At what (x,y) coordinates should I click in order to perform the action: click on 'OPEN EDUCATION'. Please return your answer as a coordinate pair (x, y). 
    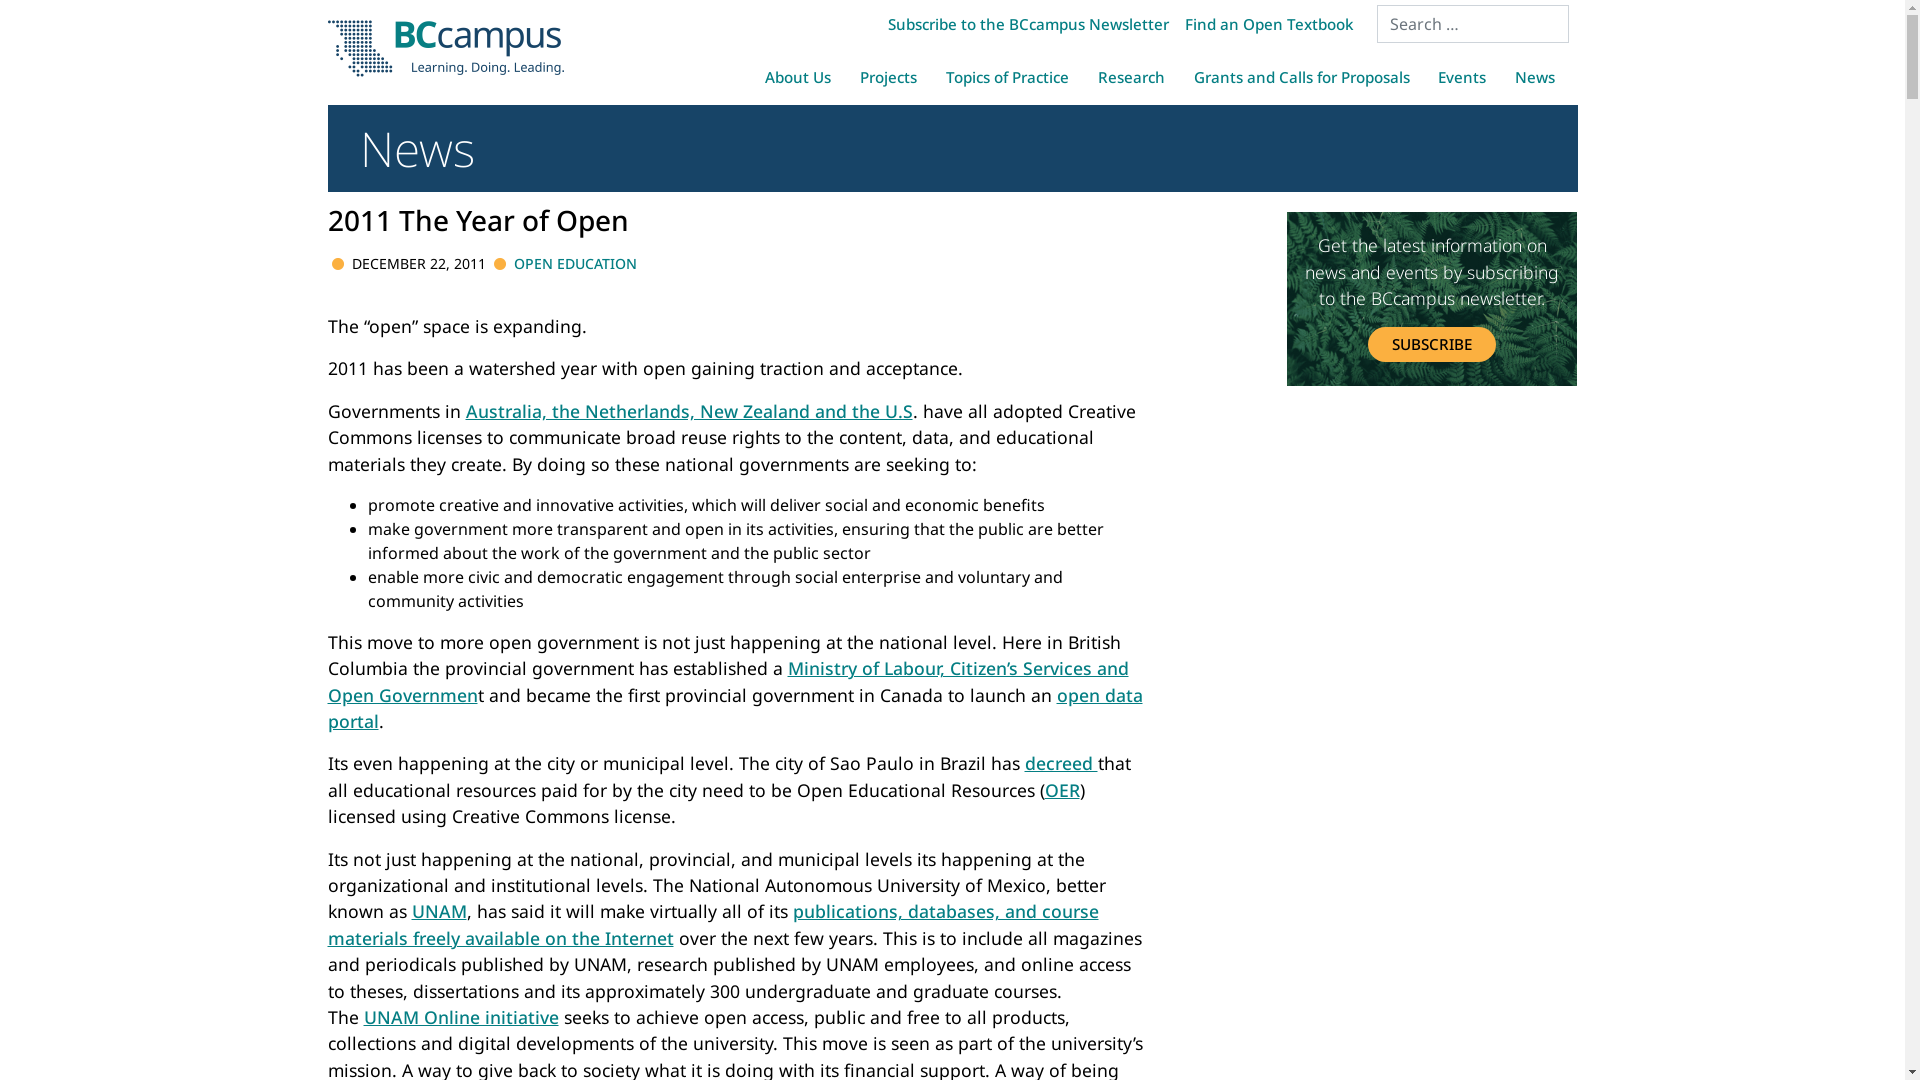
    Looking at the image, I should click on (574, 262).